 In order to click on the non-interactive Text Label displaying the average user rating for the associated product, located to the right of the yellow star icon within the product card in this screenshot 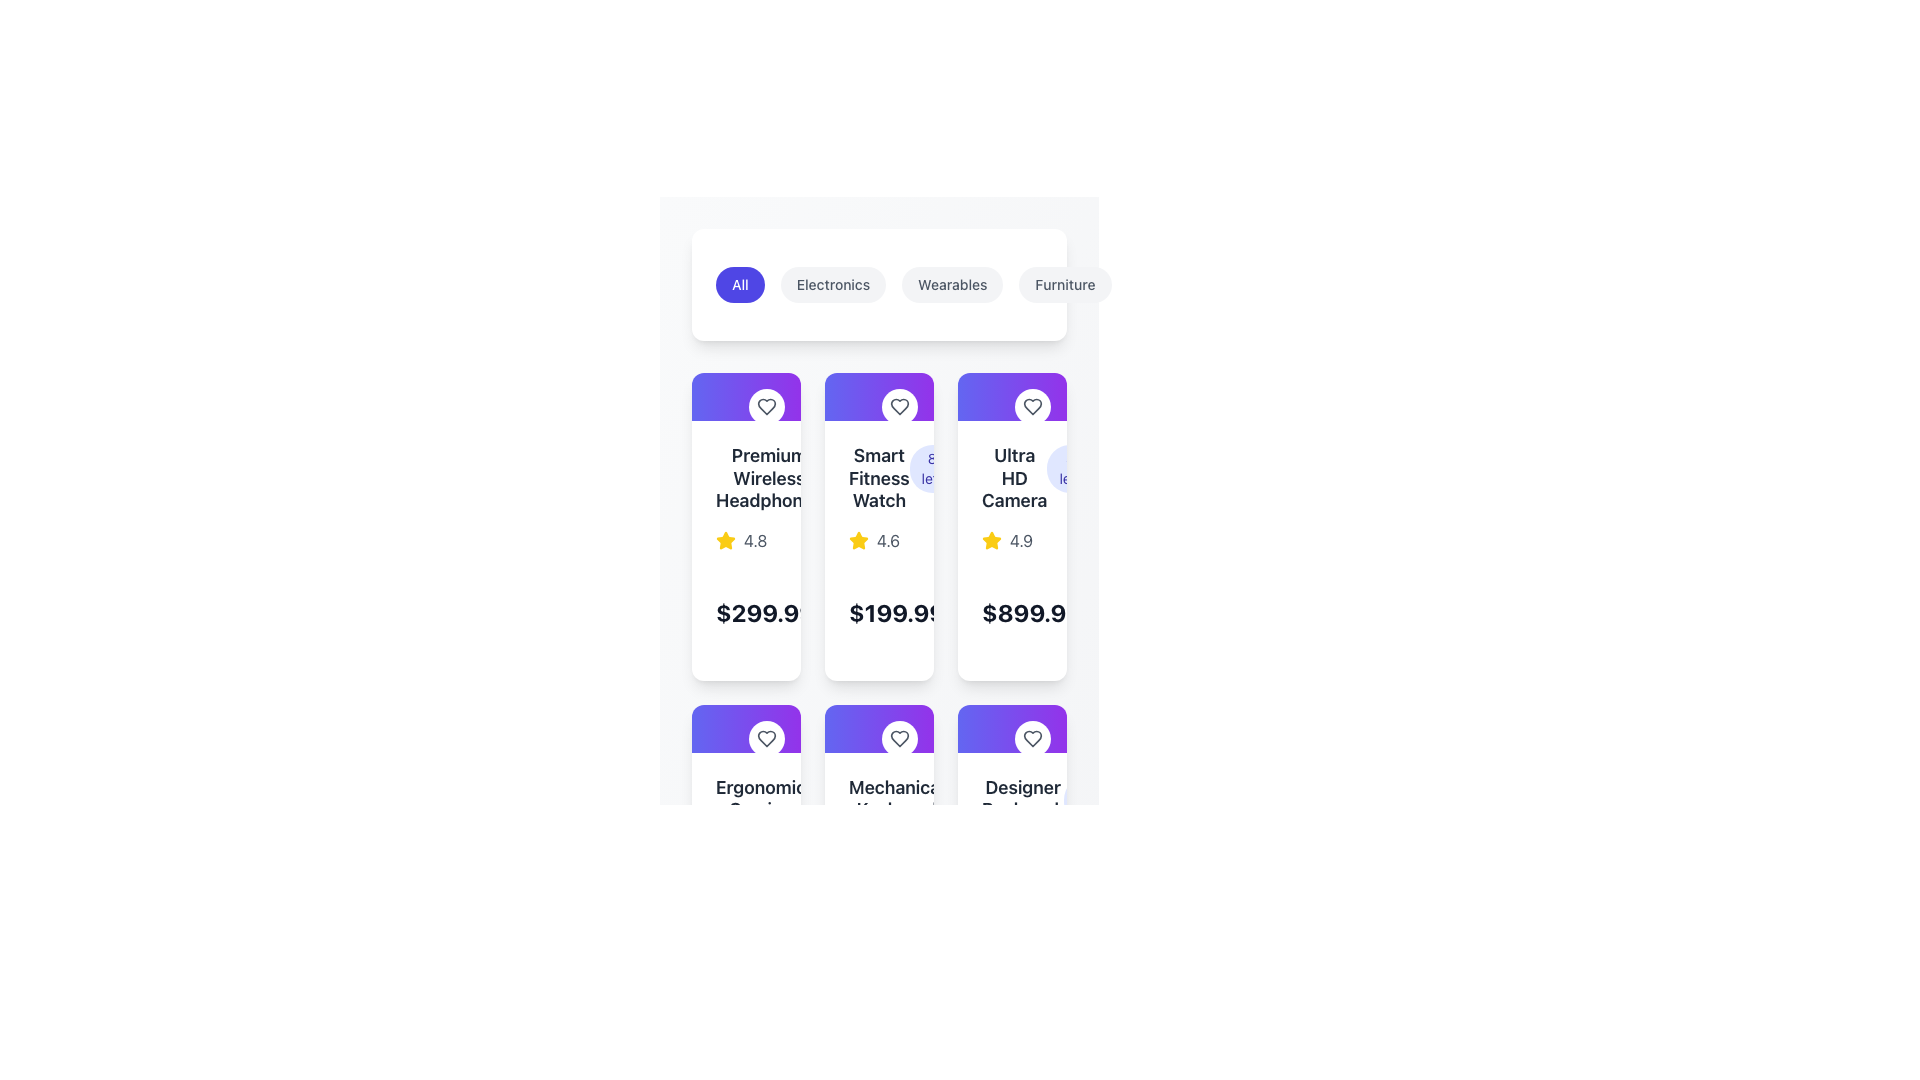, I will do `click(754, 540)`.